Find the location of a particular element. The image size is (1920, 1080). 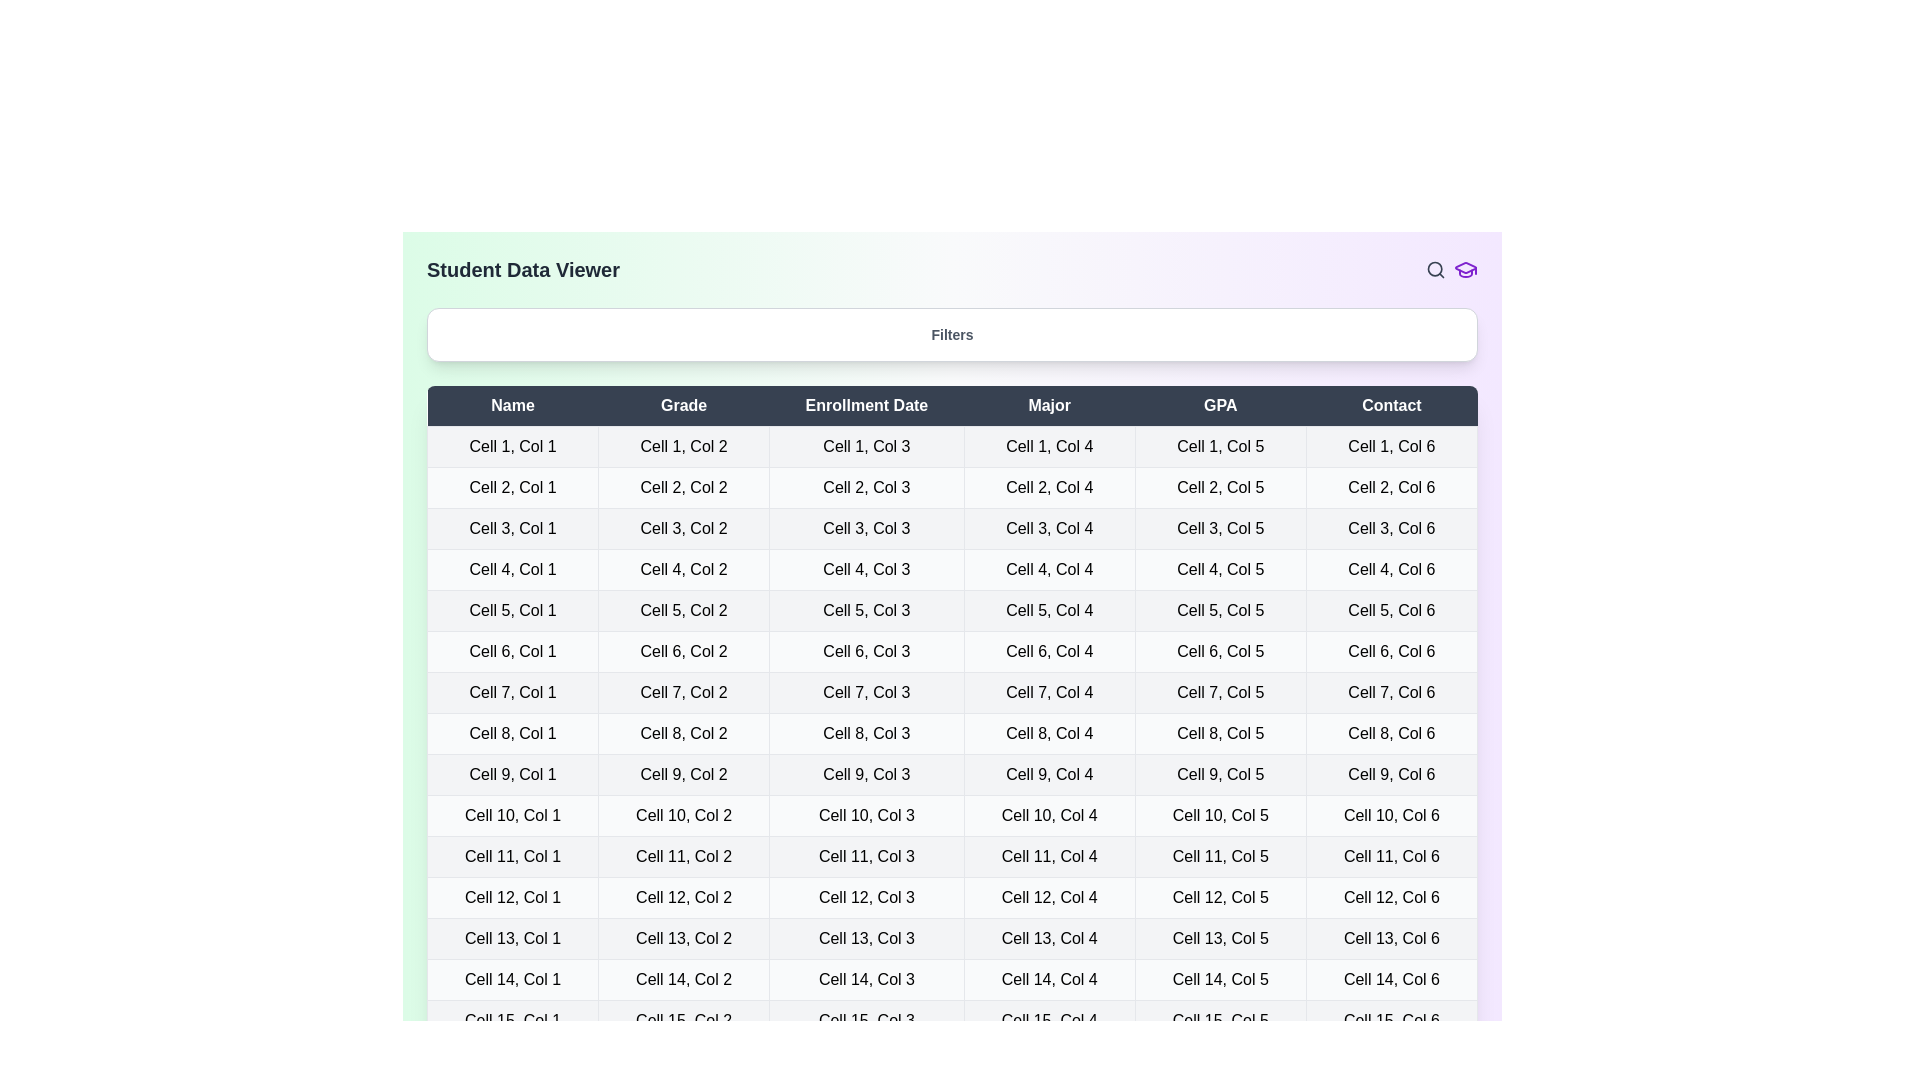

the 'Filters' section to expand or modify filters is located at coordinates (951, 334).